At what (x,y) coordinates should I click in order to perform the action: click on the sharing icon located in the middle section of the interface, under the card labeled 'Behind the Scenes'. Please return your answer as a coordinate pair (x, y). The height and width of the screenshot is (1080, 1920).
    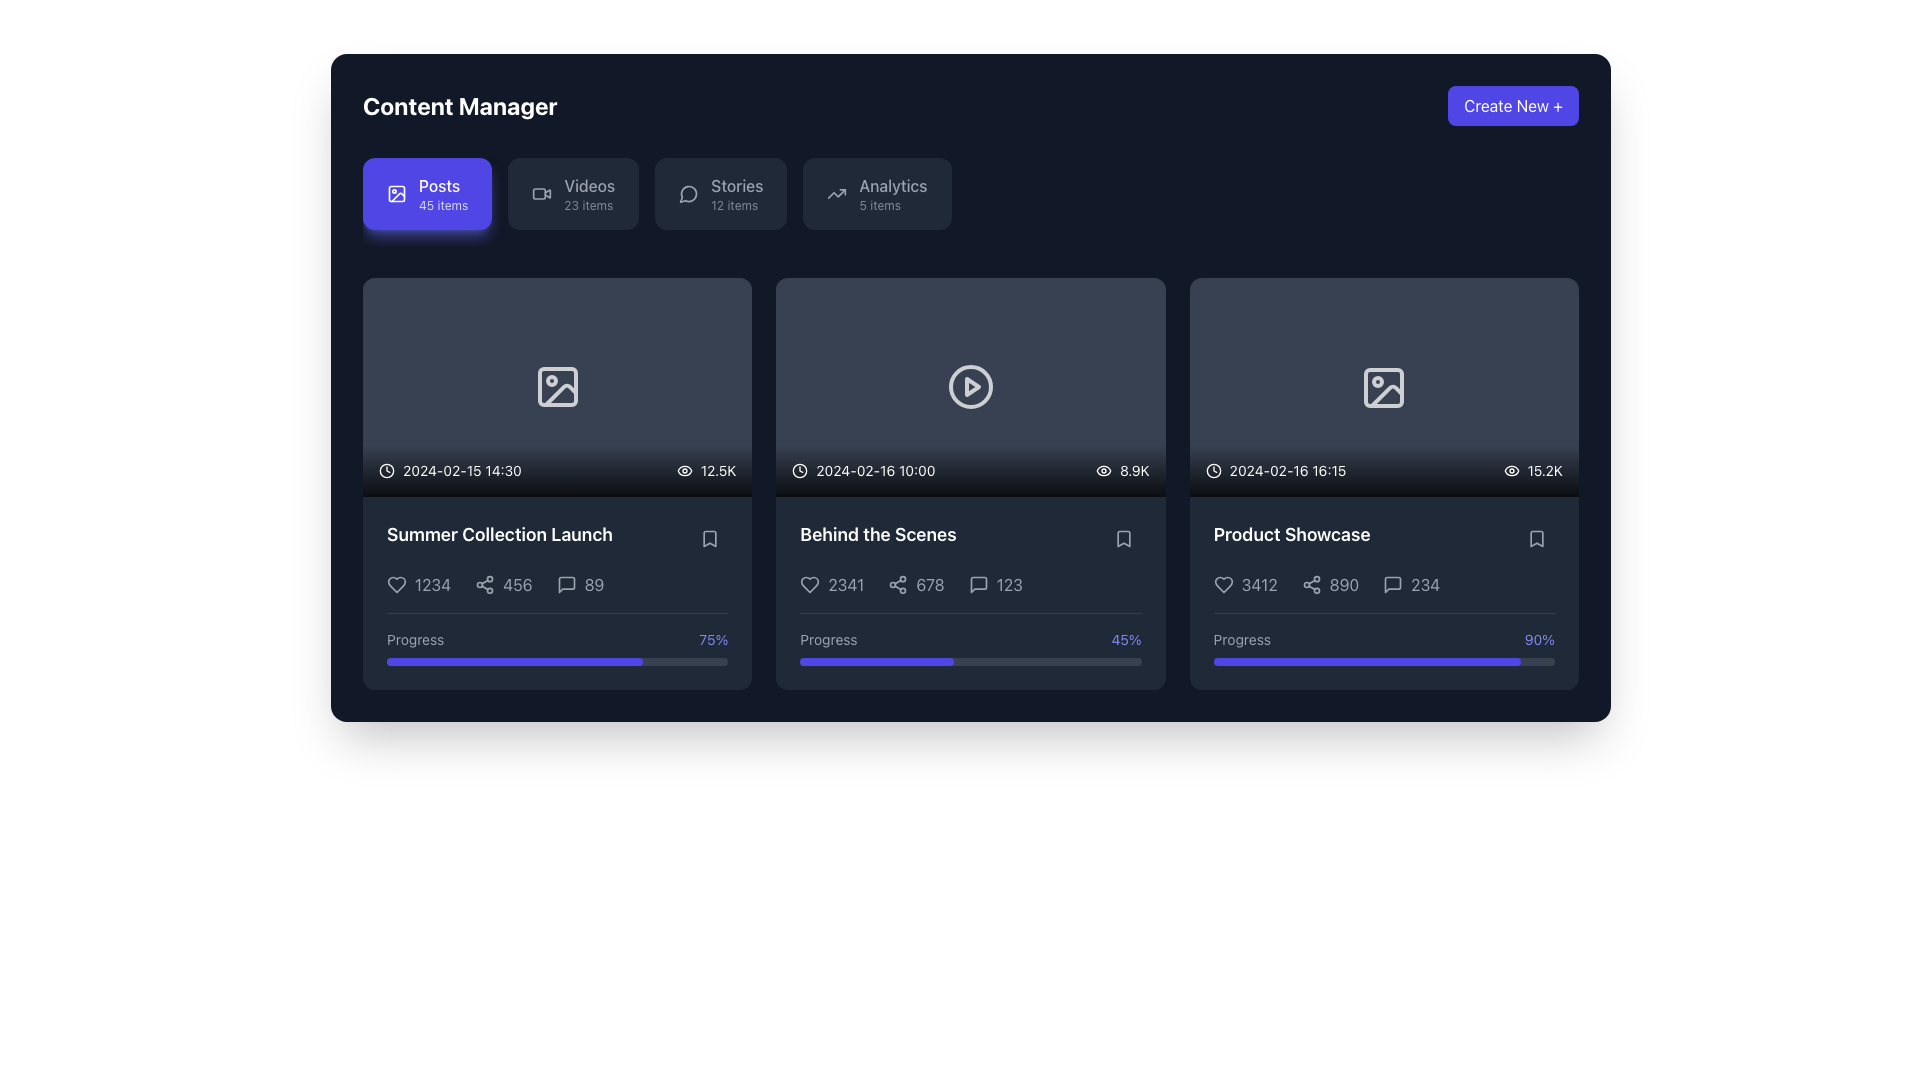
    Looking at the image, I should click on (897, 584).